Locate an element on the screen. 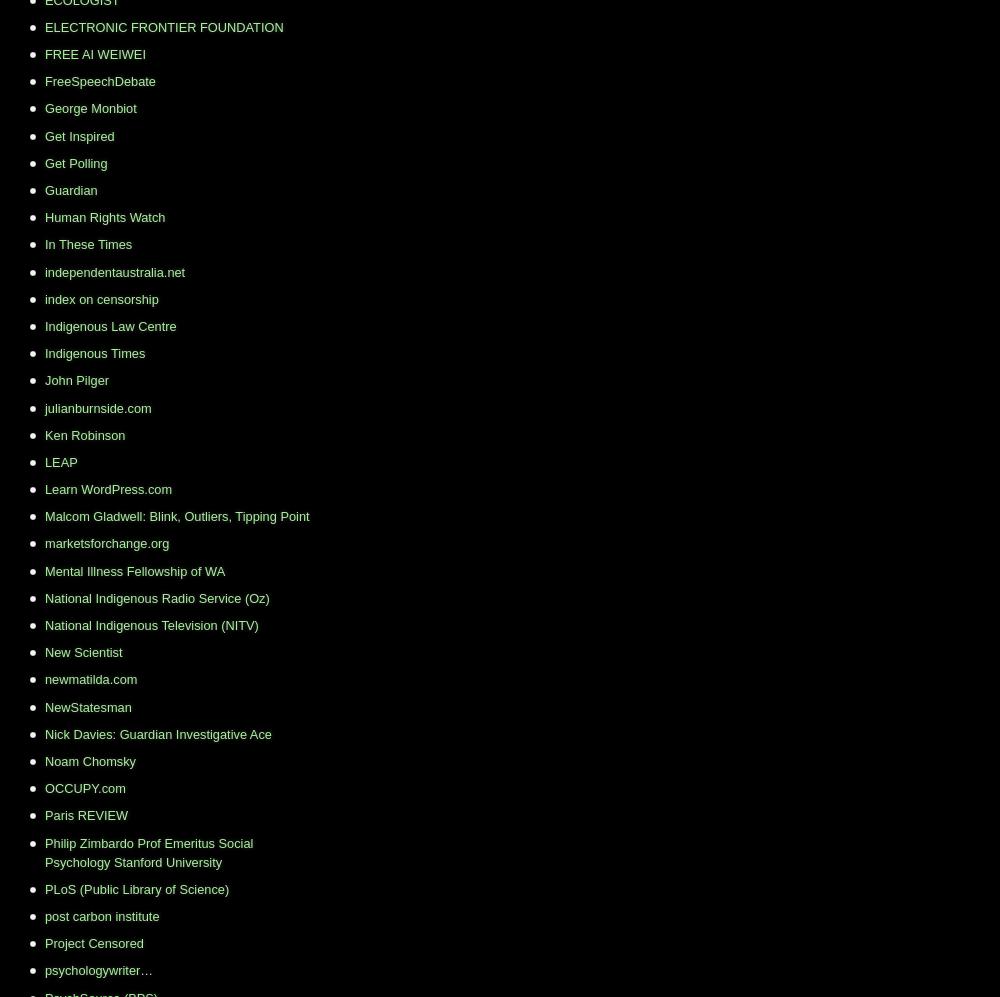 The image size is (1000, 997). 'FreeSpeechDebate' is located at coordinates (99, 80).